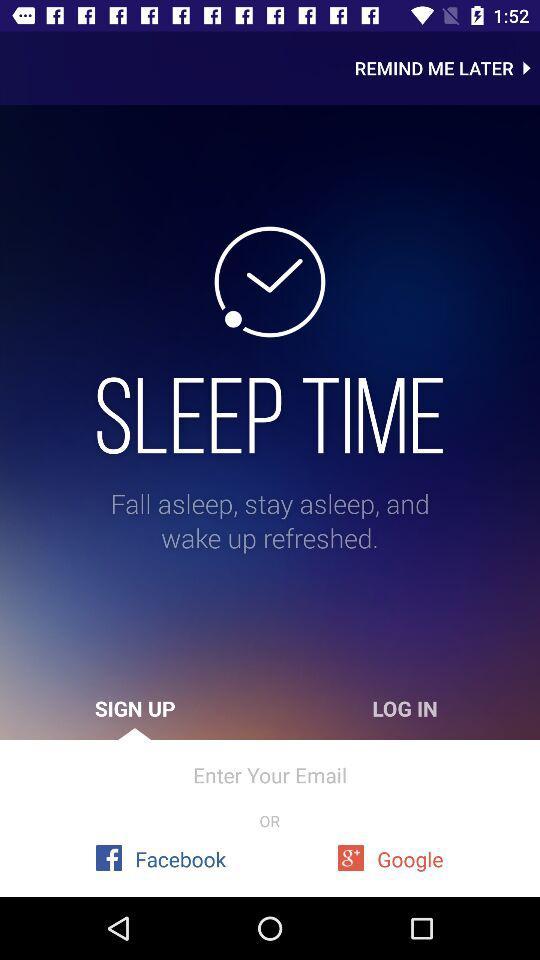 The image size is (540, 960). What do you see at coordinates (405, 708) in the screenshot?
I see `item below the fall asleep stay` at bounding box center [405, 708].